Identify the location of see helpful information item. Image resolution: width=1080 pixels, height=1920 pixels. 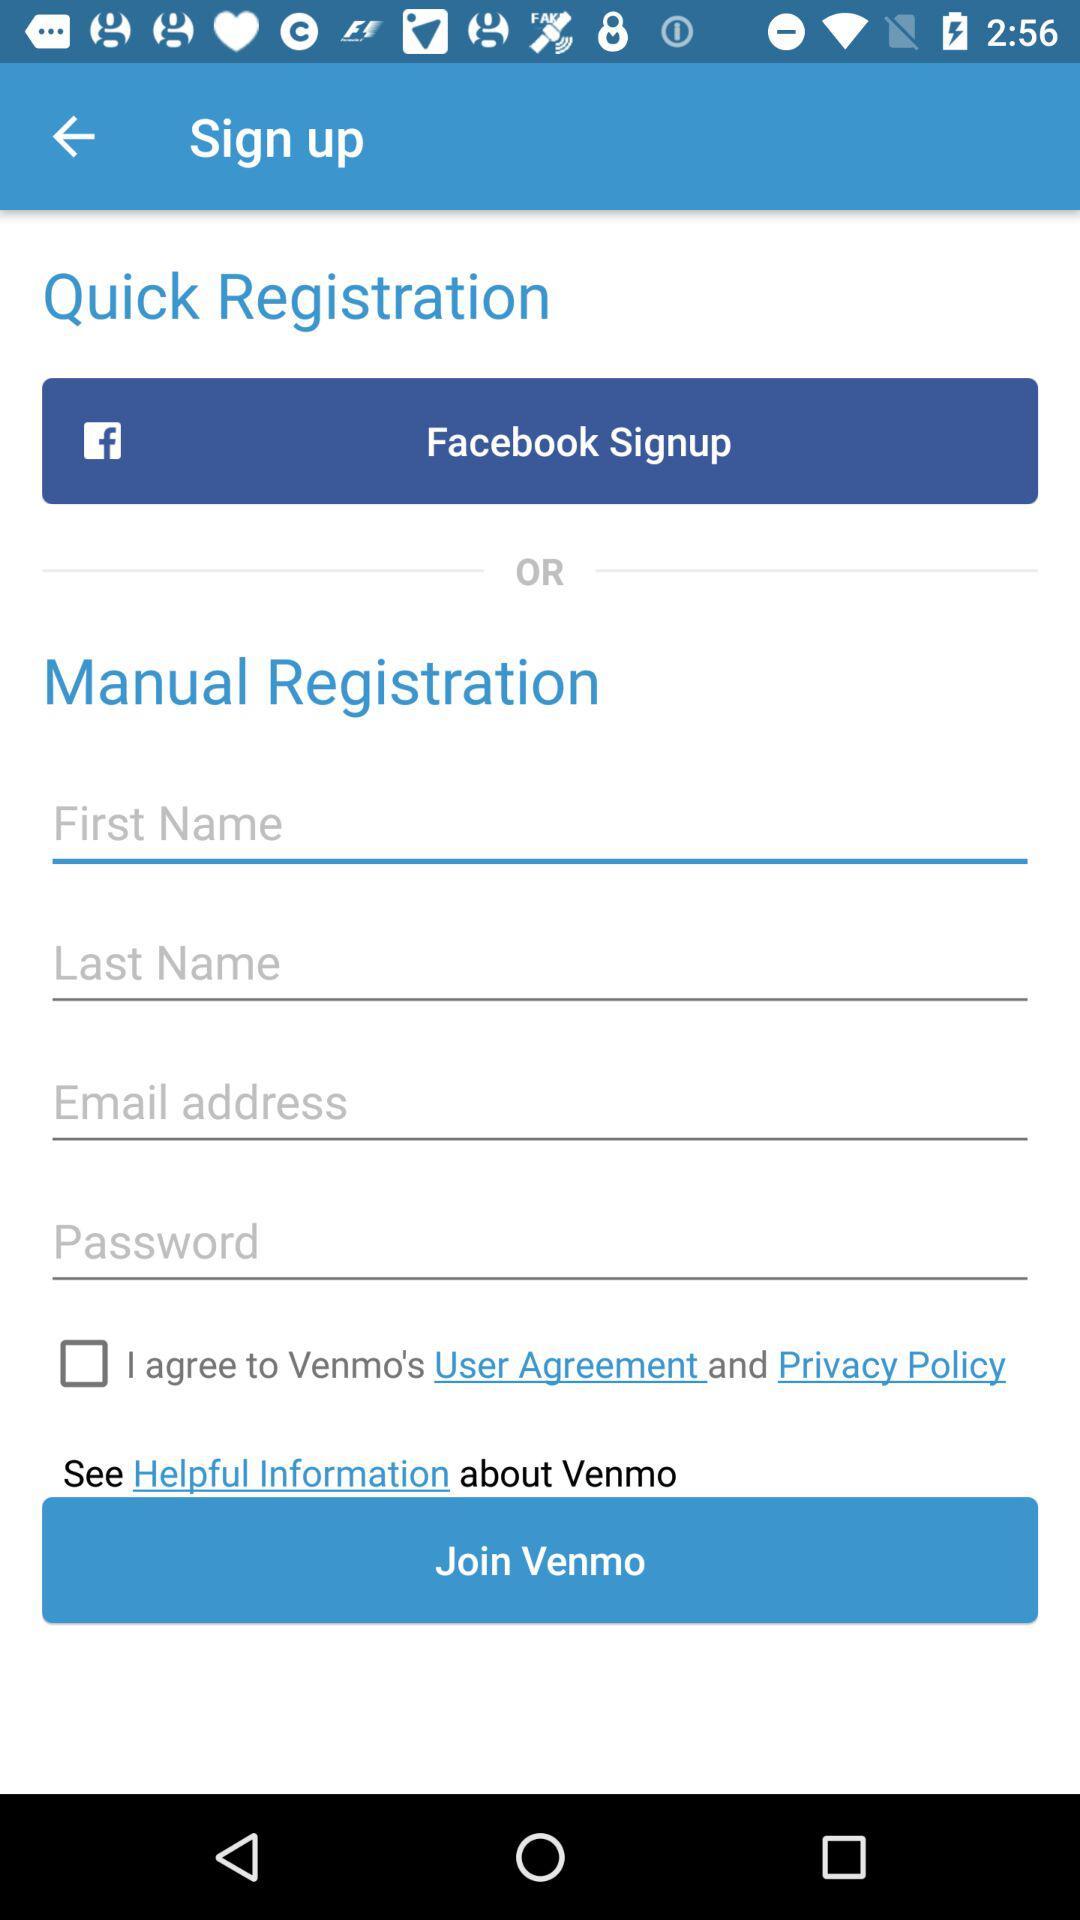
(370, 1472).